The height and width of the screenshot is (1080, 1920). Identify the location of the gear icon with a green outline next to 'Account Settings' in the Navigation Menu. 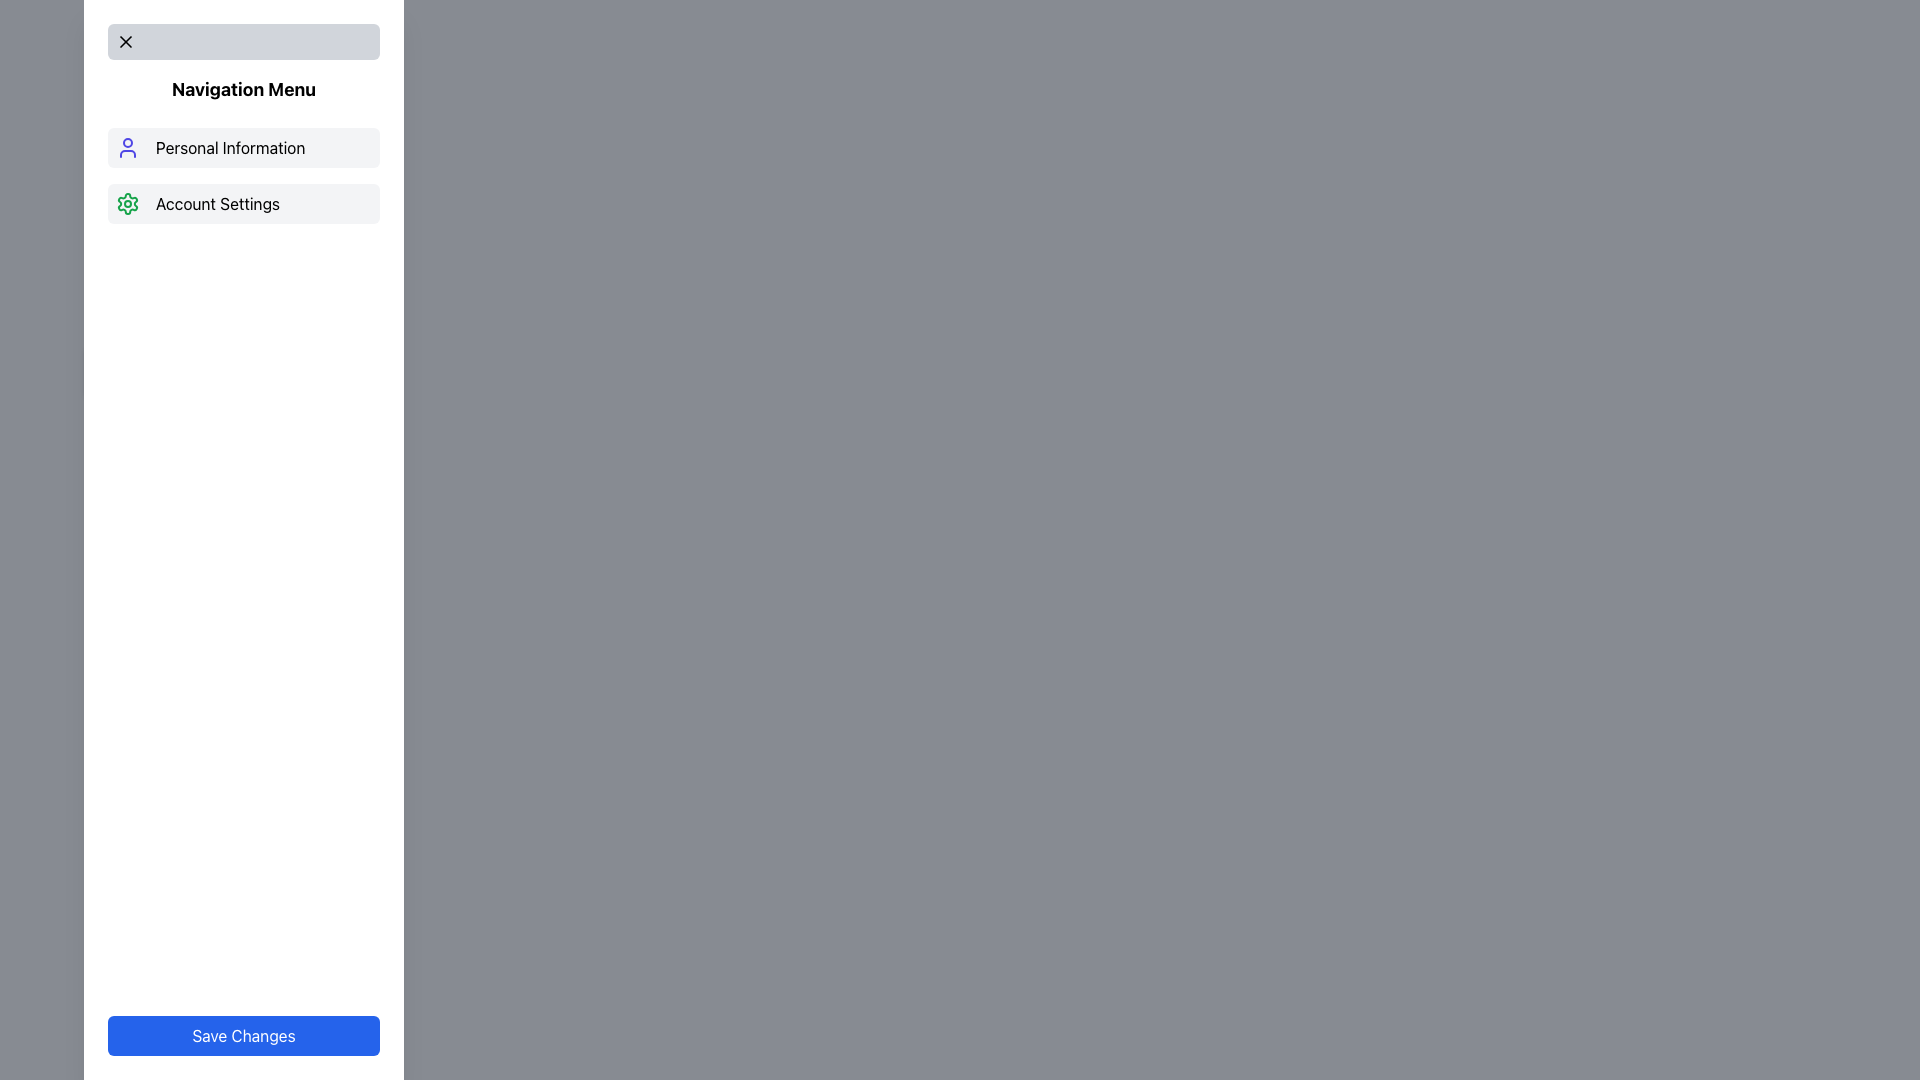
(127, 204).